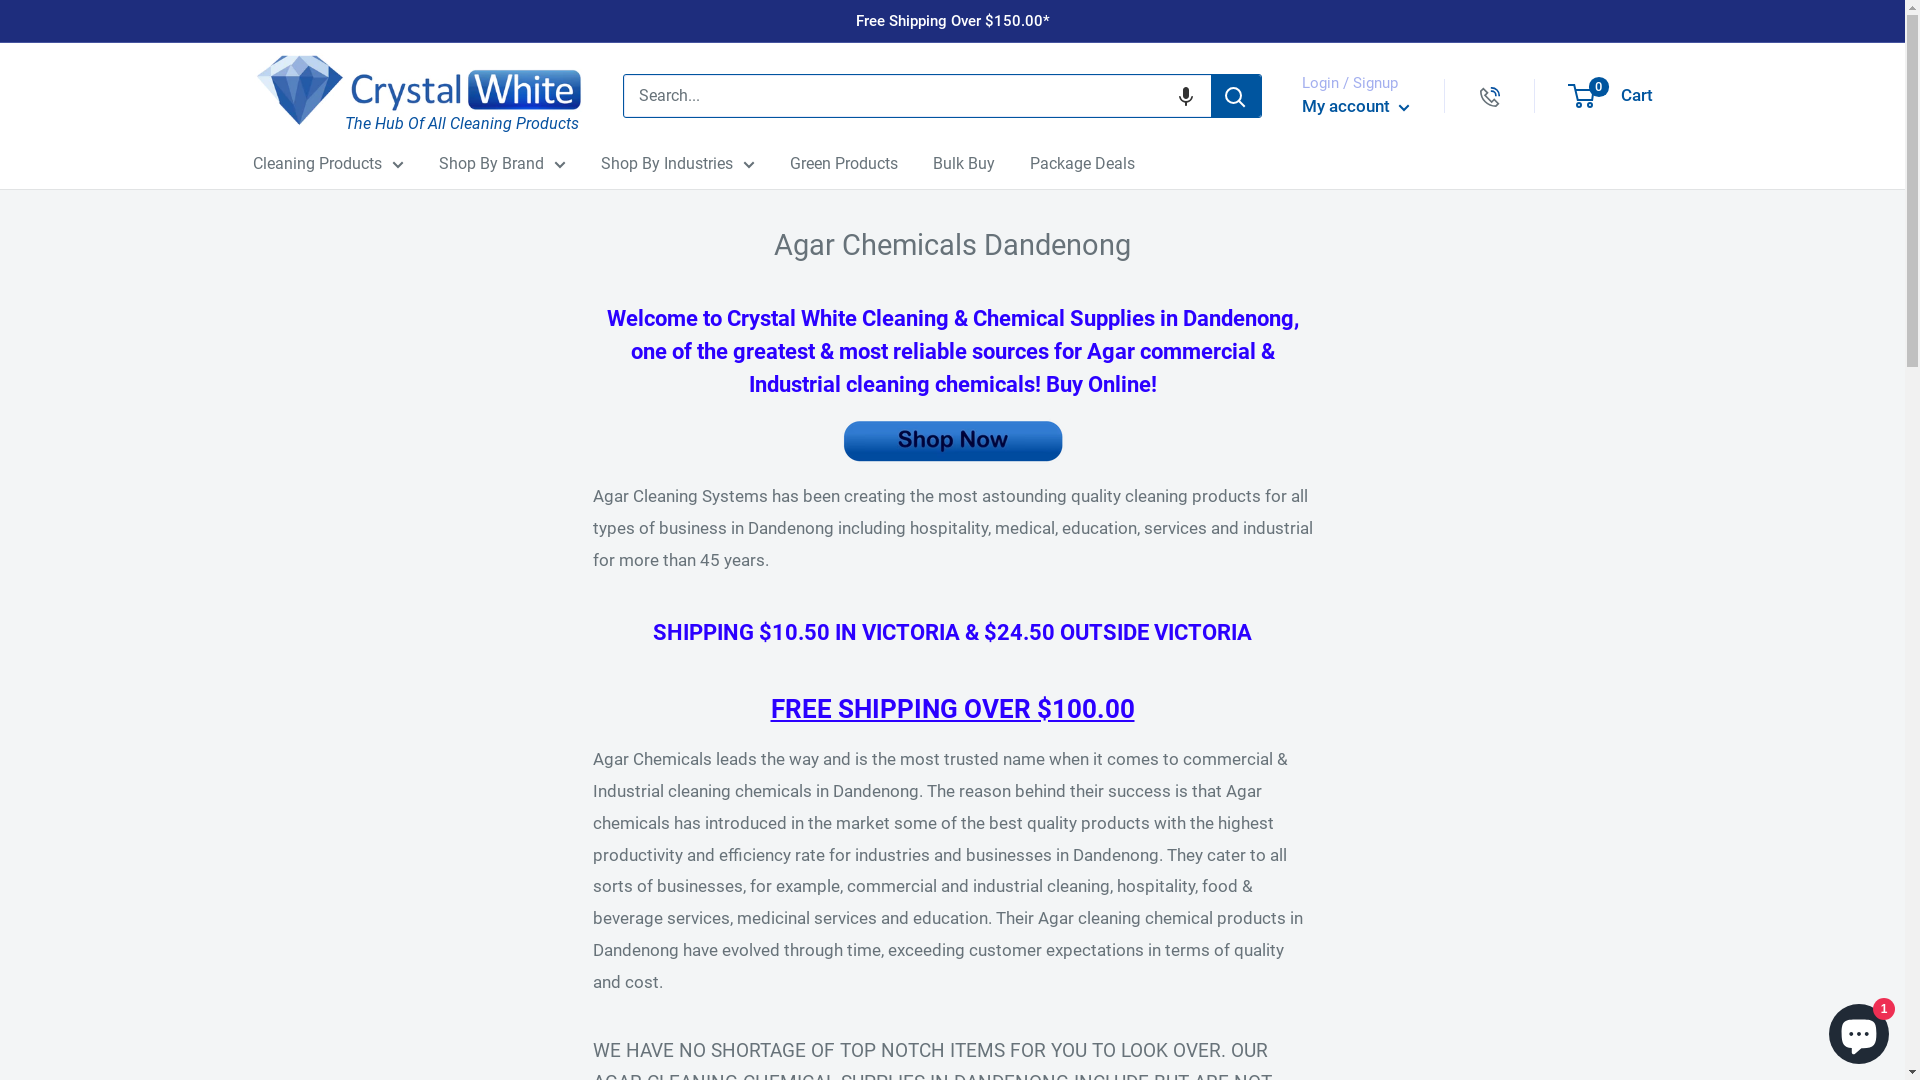 This screenshot has width=1920, height=1080. What do you see at coordinates (590, 439) in the screenshot?
I see `'Cleaning Supplies '` at bounding box center [590, 439].